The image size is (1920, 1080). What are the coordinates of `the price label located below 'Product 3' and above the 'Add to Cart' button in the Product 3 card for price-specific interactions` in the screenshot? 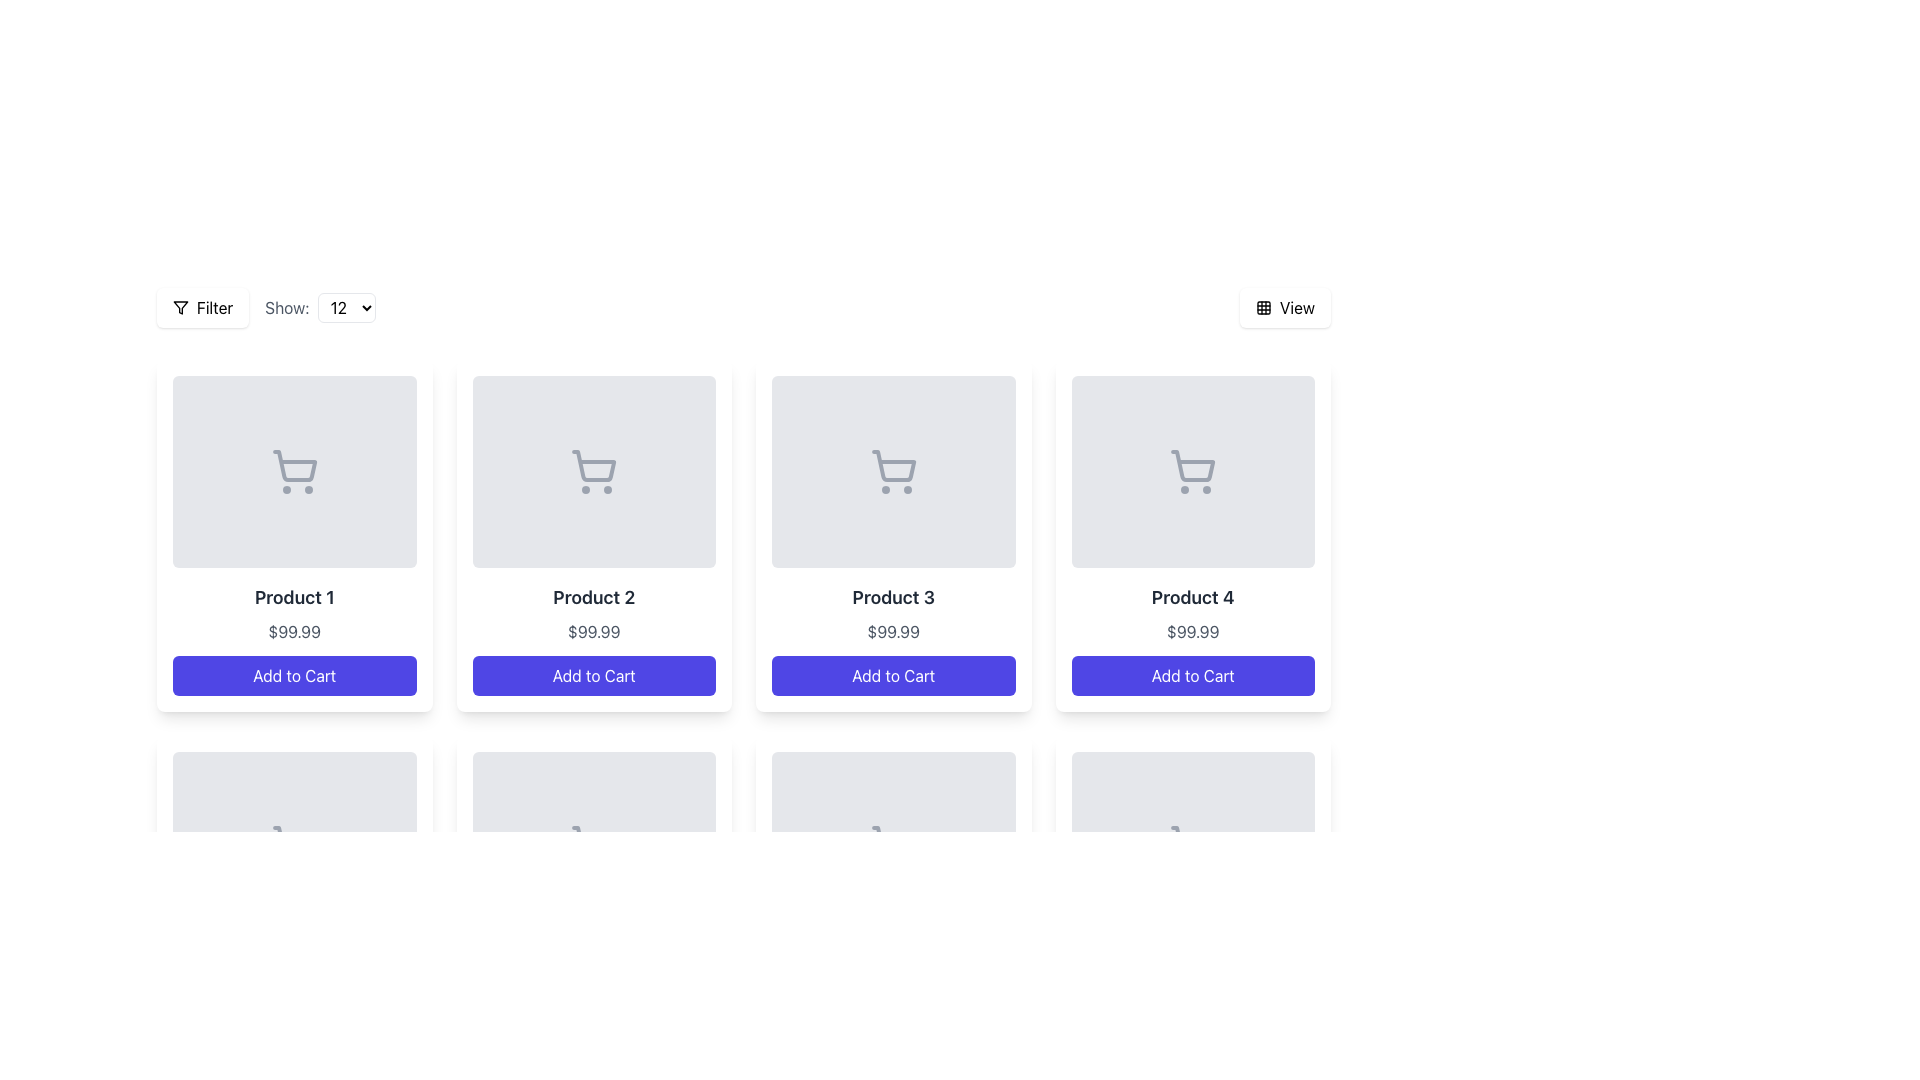 It's located at (892, 632).